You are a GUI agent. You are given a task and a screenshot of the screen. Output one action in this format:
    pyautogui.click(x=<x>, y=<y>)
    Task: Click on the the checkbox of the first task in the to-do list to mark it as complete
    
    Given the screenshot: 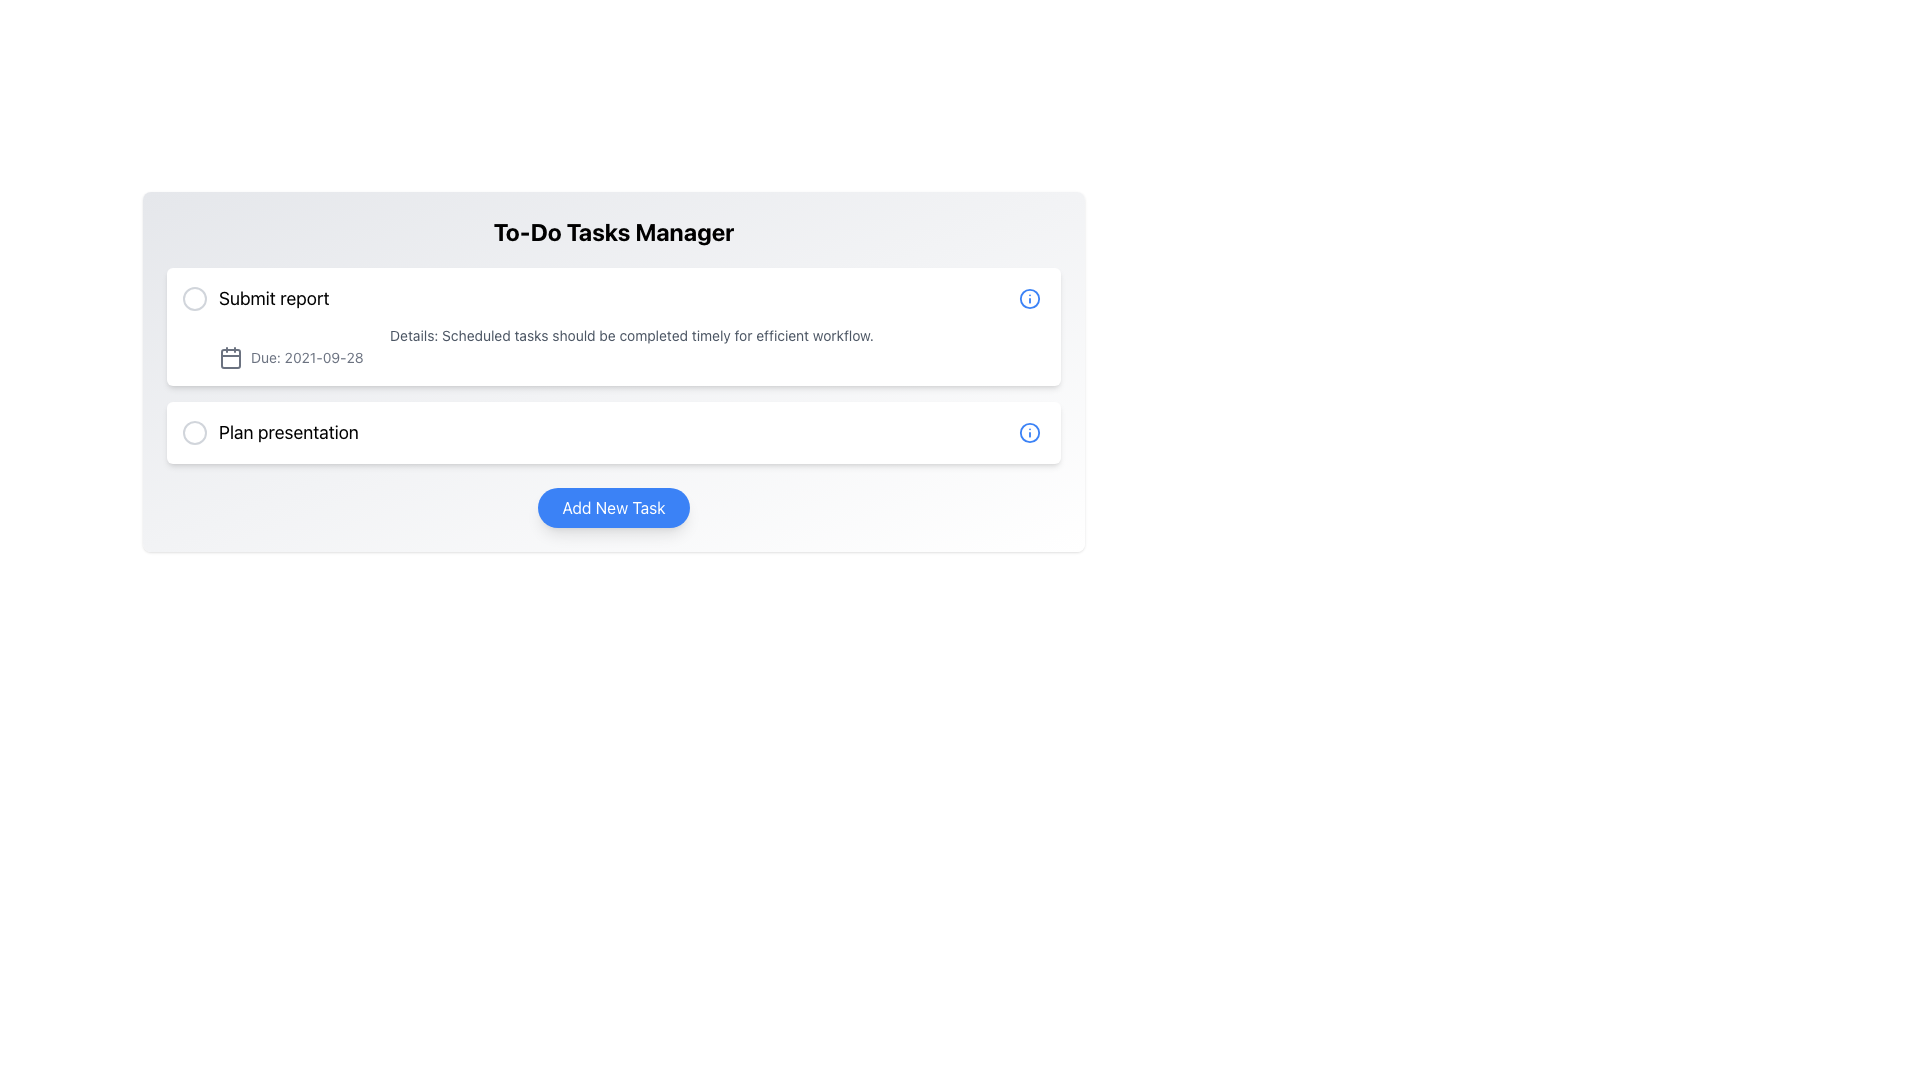 What is the action you would take?
    pyautogui.click(x=254, y=299)
    